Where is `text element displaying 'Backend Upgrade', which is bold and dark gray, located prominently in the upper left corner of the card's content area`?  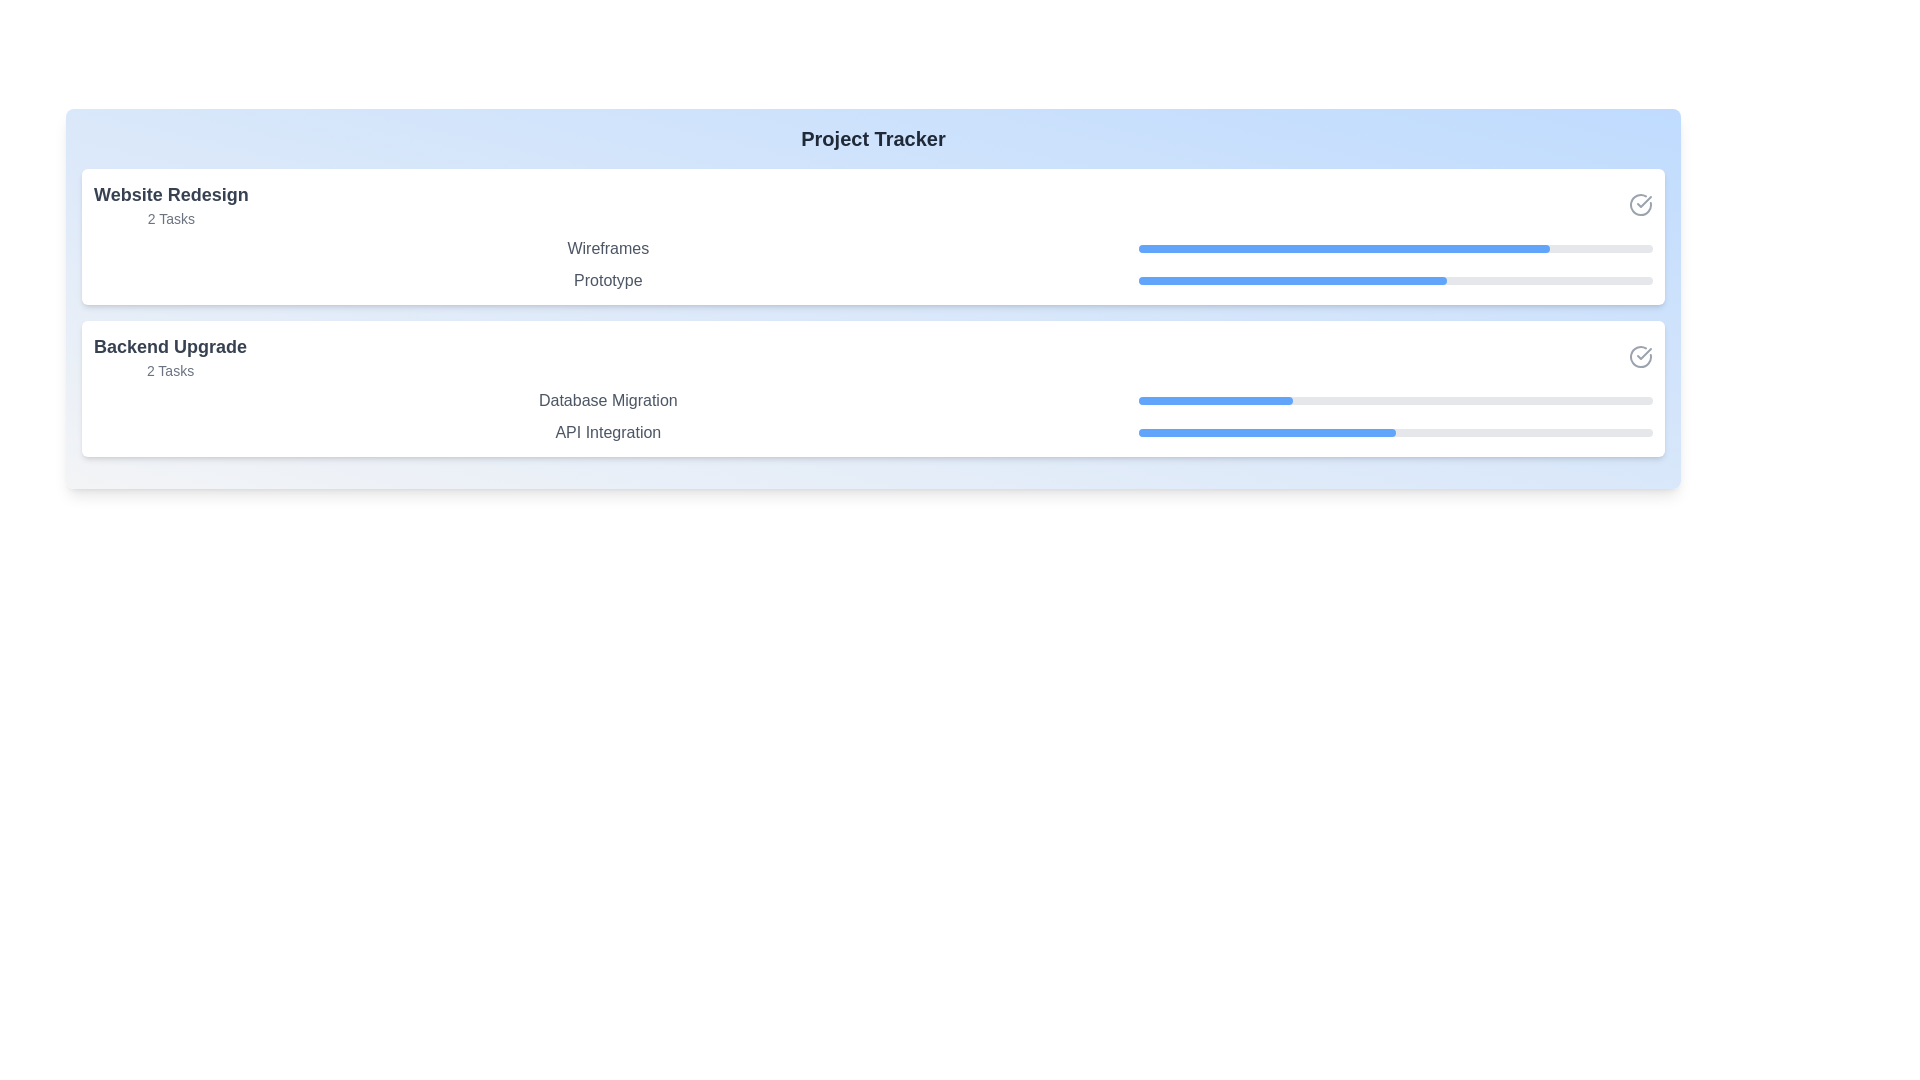
text element displaying 'Backend Upgrade', which is bold and dark gray, located prominently in the upper left corner of the card's content area is located at coordinates (170, 346).